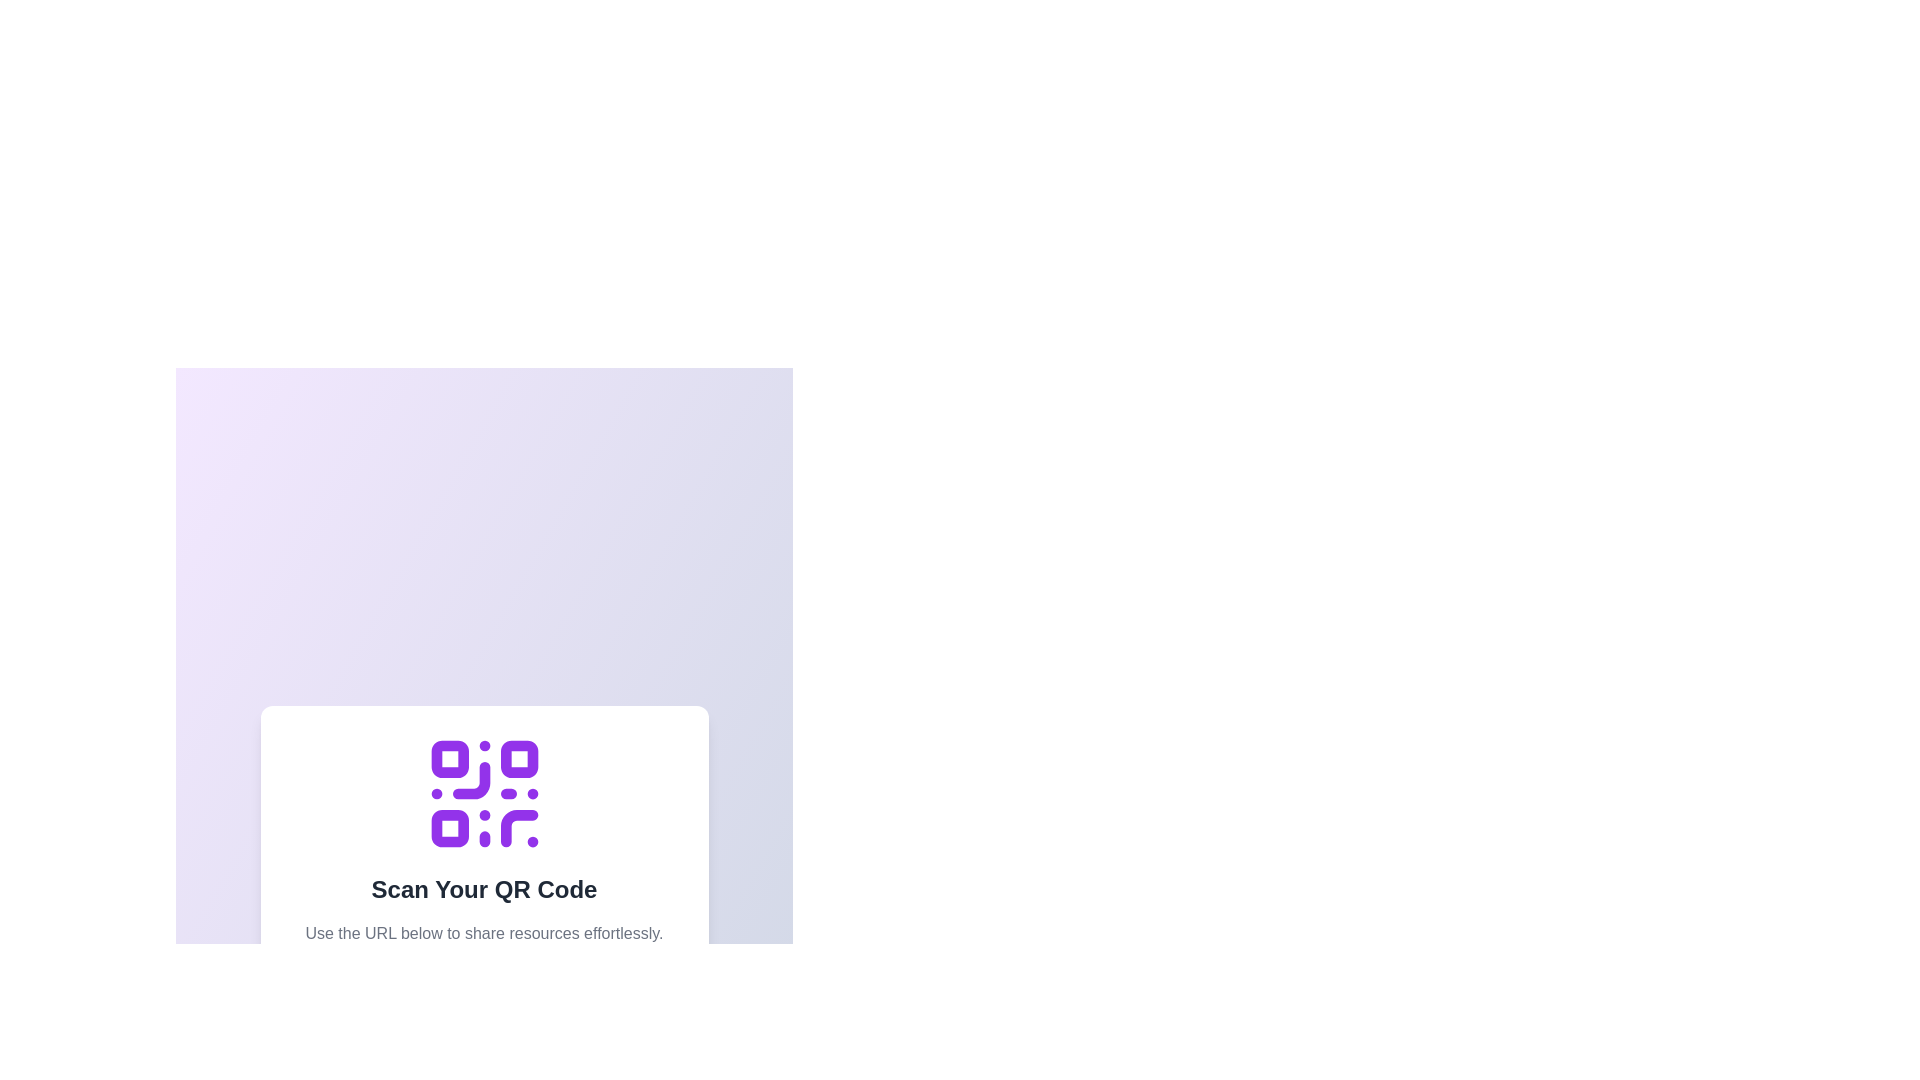  What do you see at coordinates (448, 759) in the screenshot?
I see `the small square with slightly rounded corners, filled with purple color, located in the top-left corner of the QR code` at bounding box center [448, 759].